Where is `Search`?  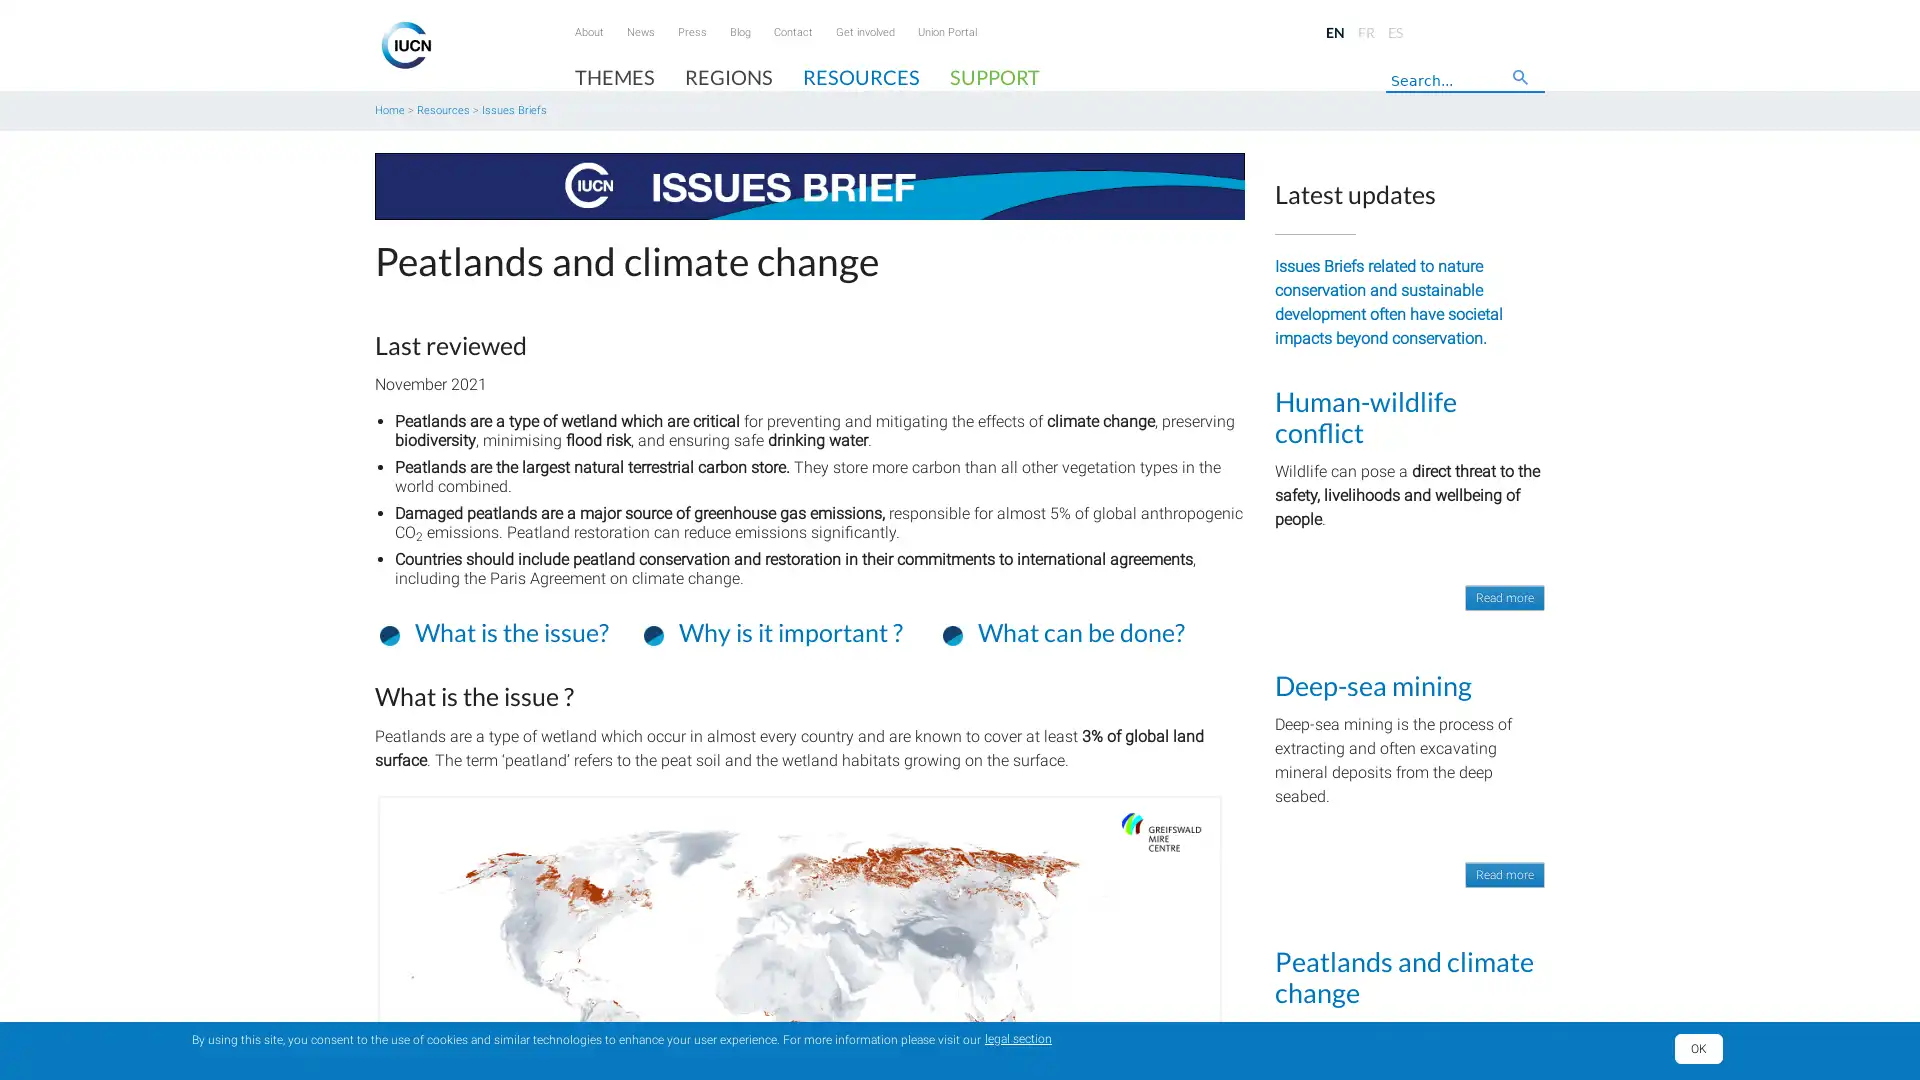
Search is located at coordinates (1525, 82).